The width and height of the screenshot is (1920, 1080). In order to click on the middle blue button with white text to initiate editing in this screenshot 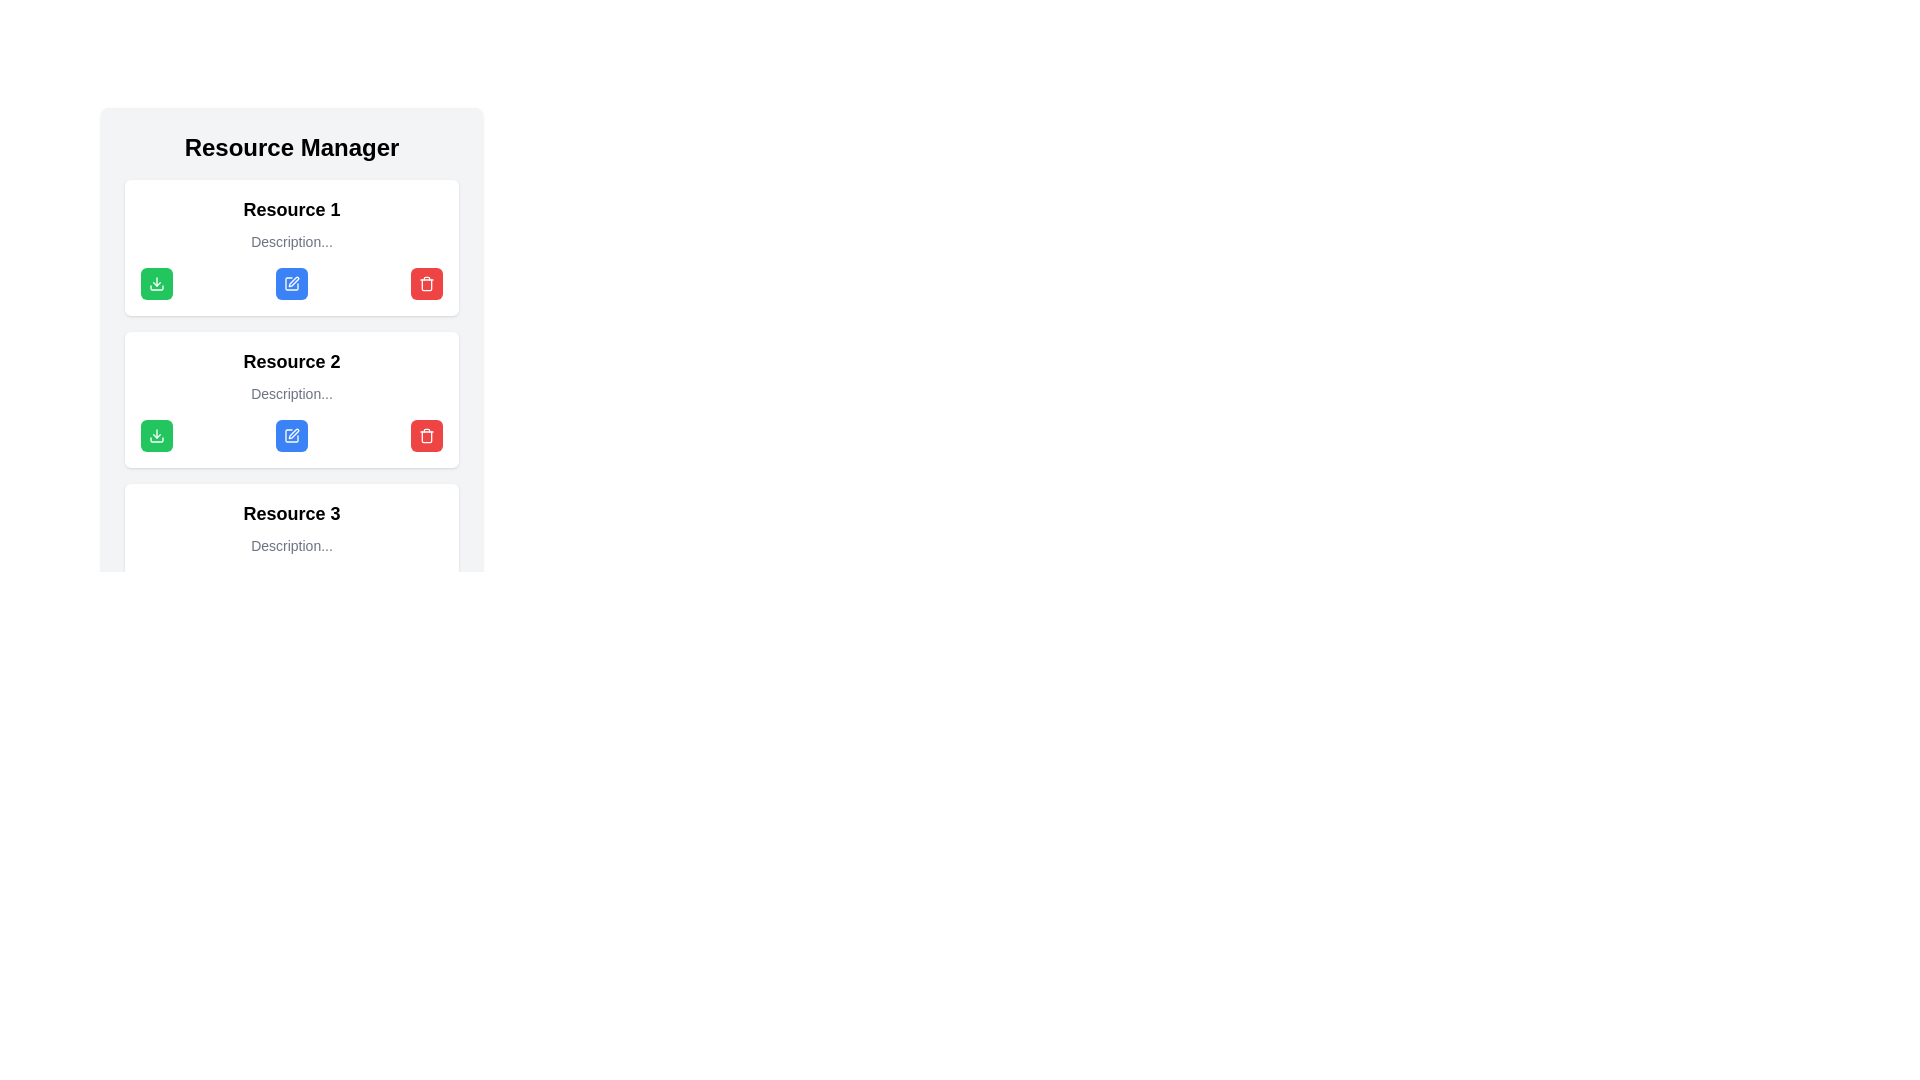, I will do `click(291, 284)`.